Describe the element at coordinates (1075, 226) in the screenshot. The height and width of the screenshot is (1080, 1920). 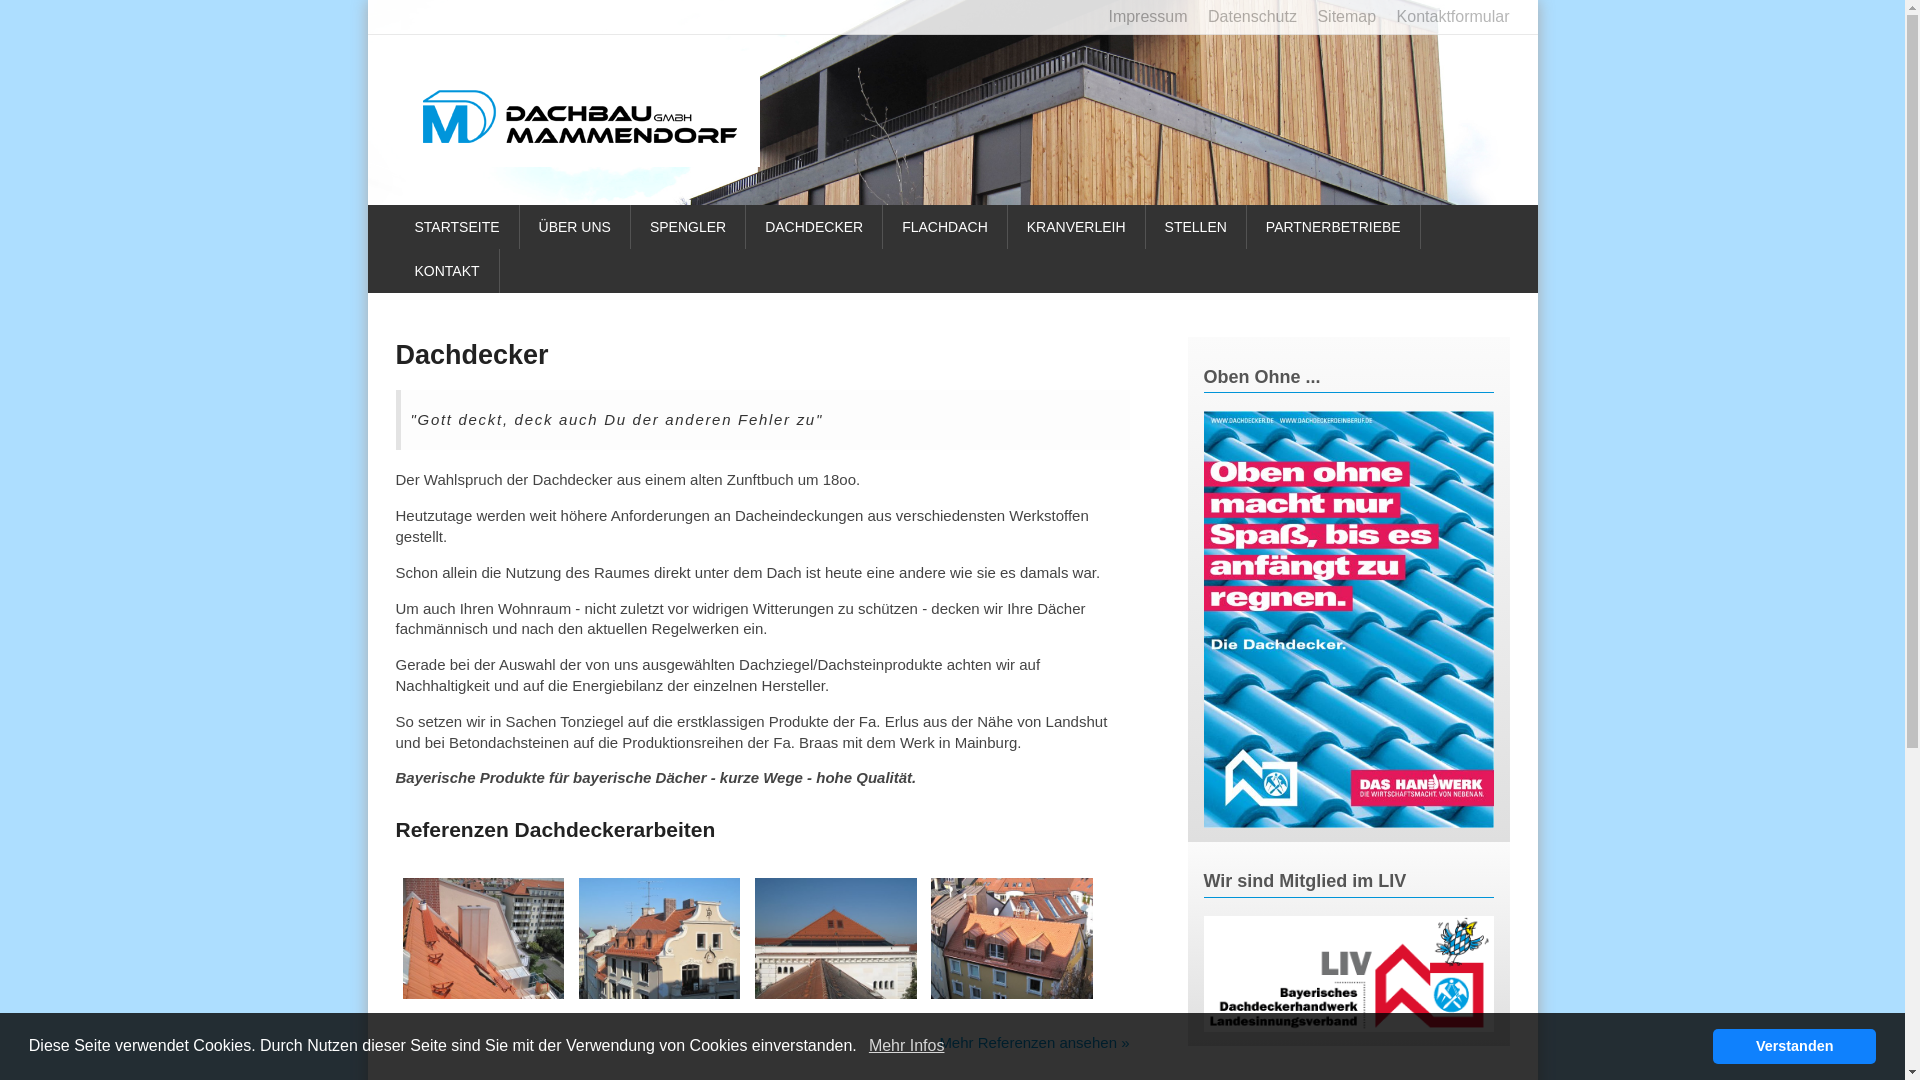
I see `'KRANVERLEIH'` at that location.